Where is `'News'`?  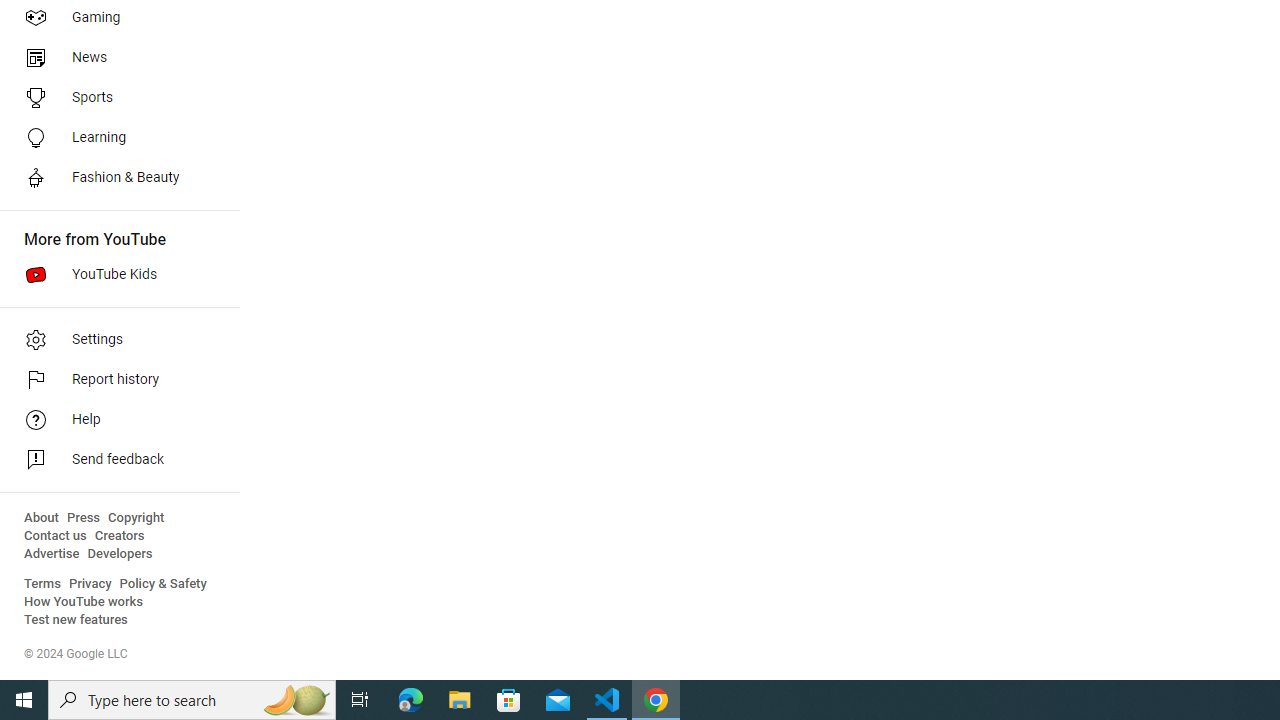 'News' is located at coordinates (112, 56).